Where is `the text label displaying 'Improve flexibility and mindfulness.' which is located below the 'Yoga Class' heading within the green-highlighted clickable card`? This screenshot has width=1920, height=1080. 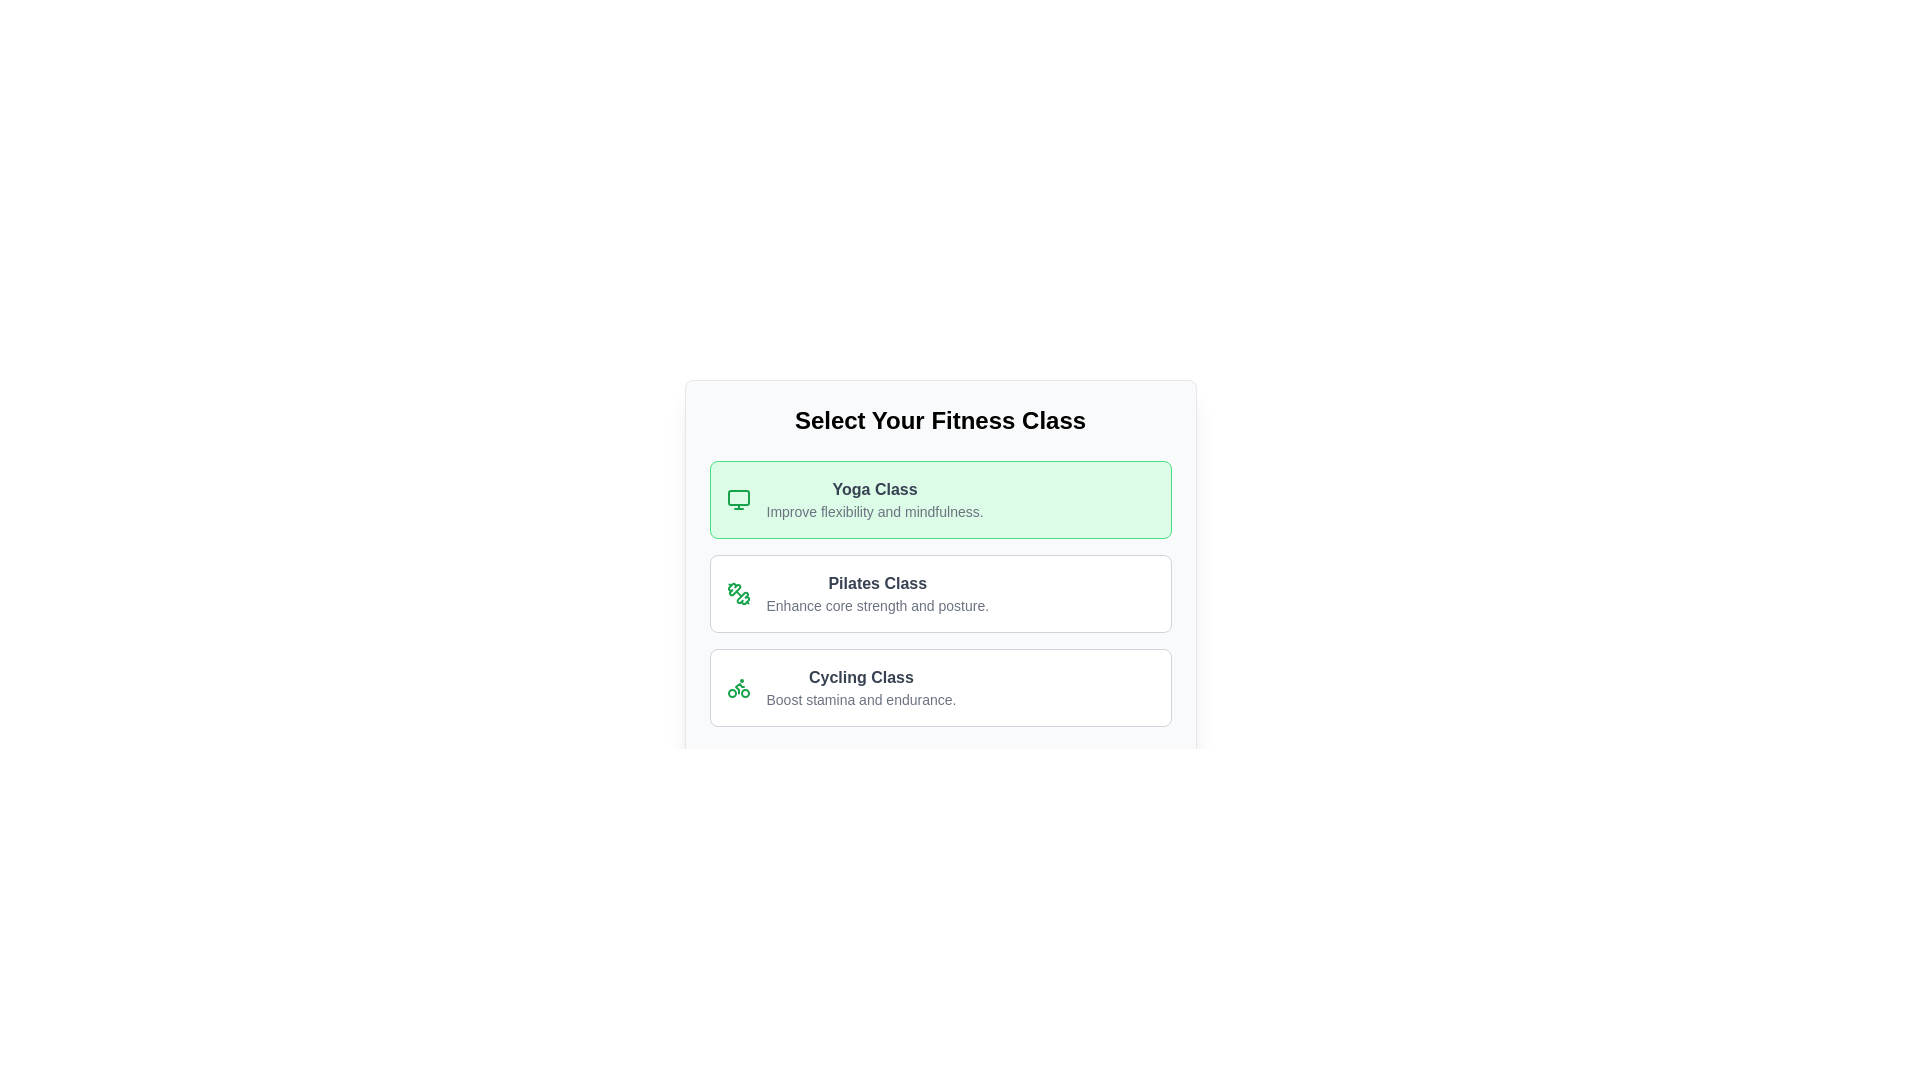
the text label displaying 'Improve flexibility and mindfulness.' which is located below the 'Yoga Class' heading within the green-highlighted clickable card is located at coordinates (875, 511).